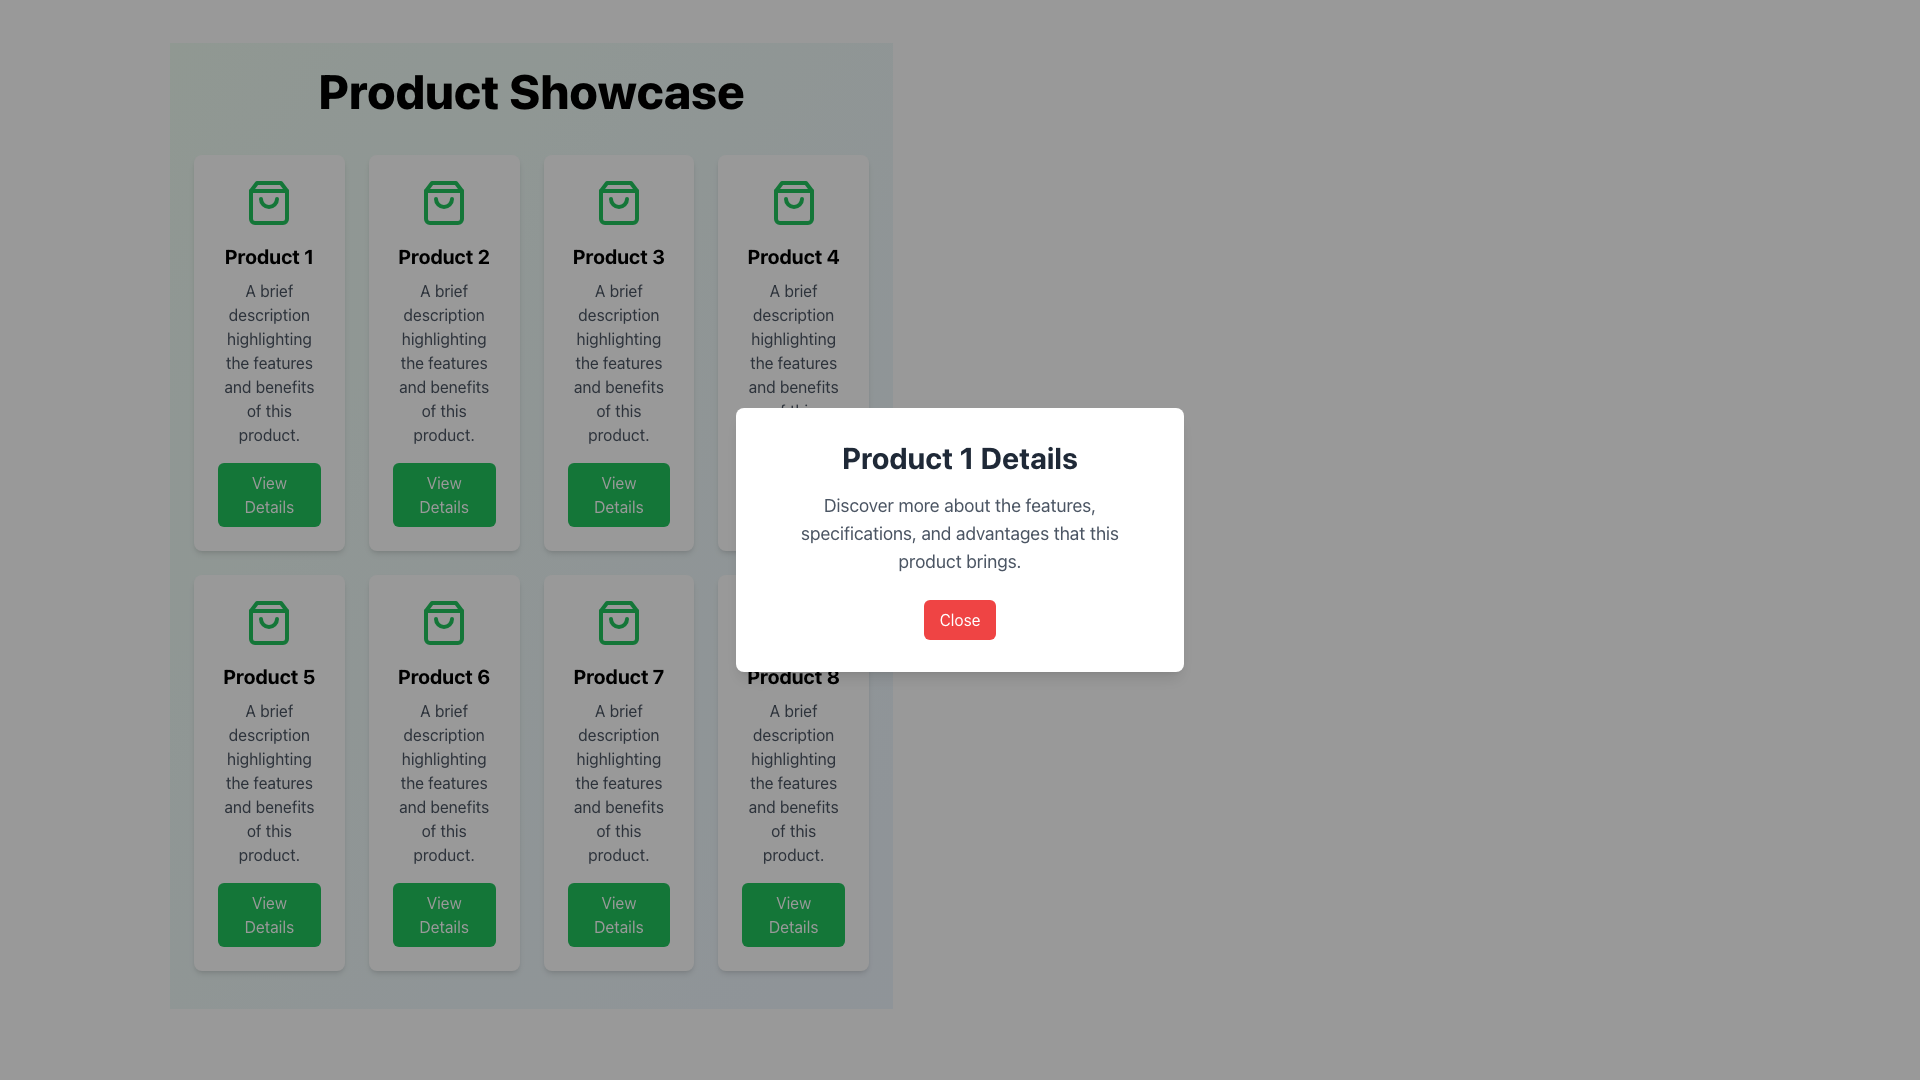 The height and width of the screenshot is (1080, 1920). Describe the element at coordinates (268, 256) in the screenshot. I see `the text label that presents the product title in the first product card located in the top-left corner of the grid` at that location.